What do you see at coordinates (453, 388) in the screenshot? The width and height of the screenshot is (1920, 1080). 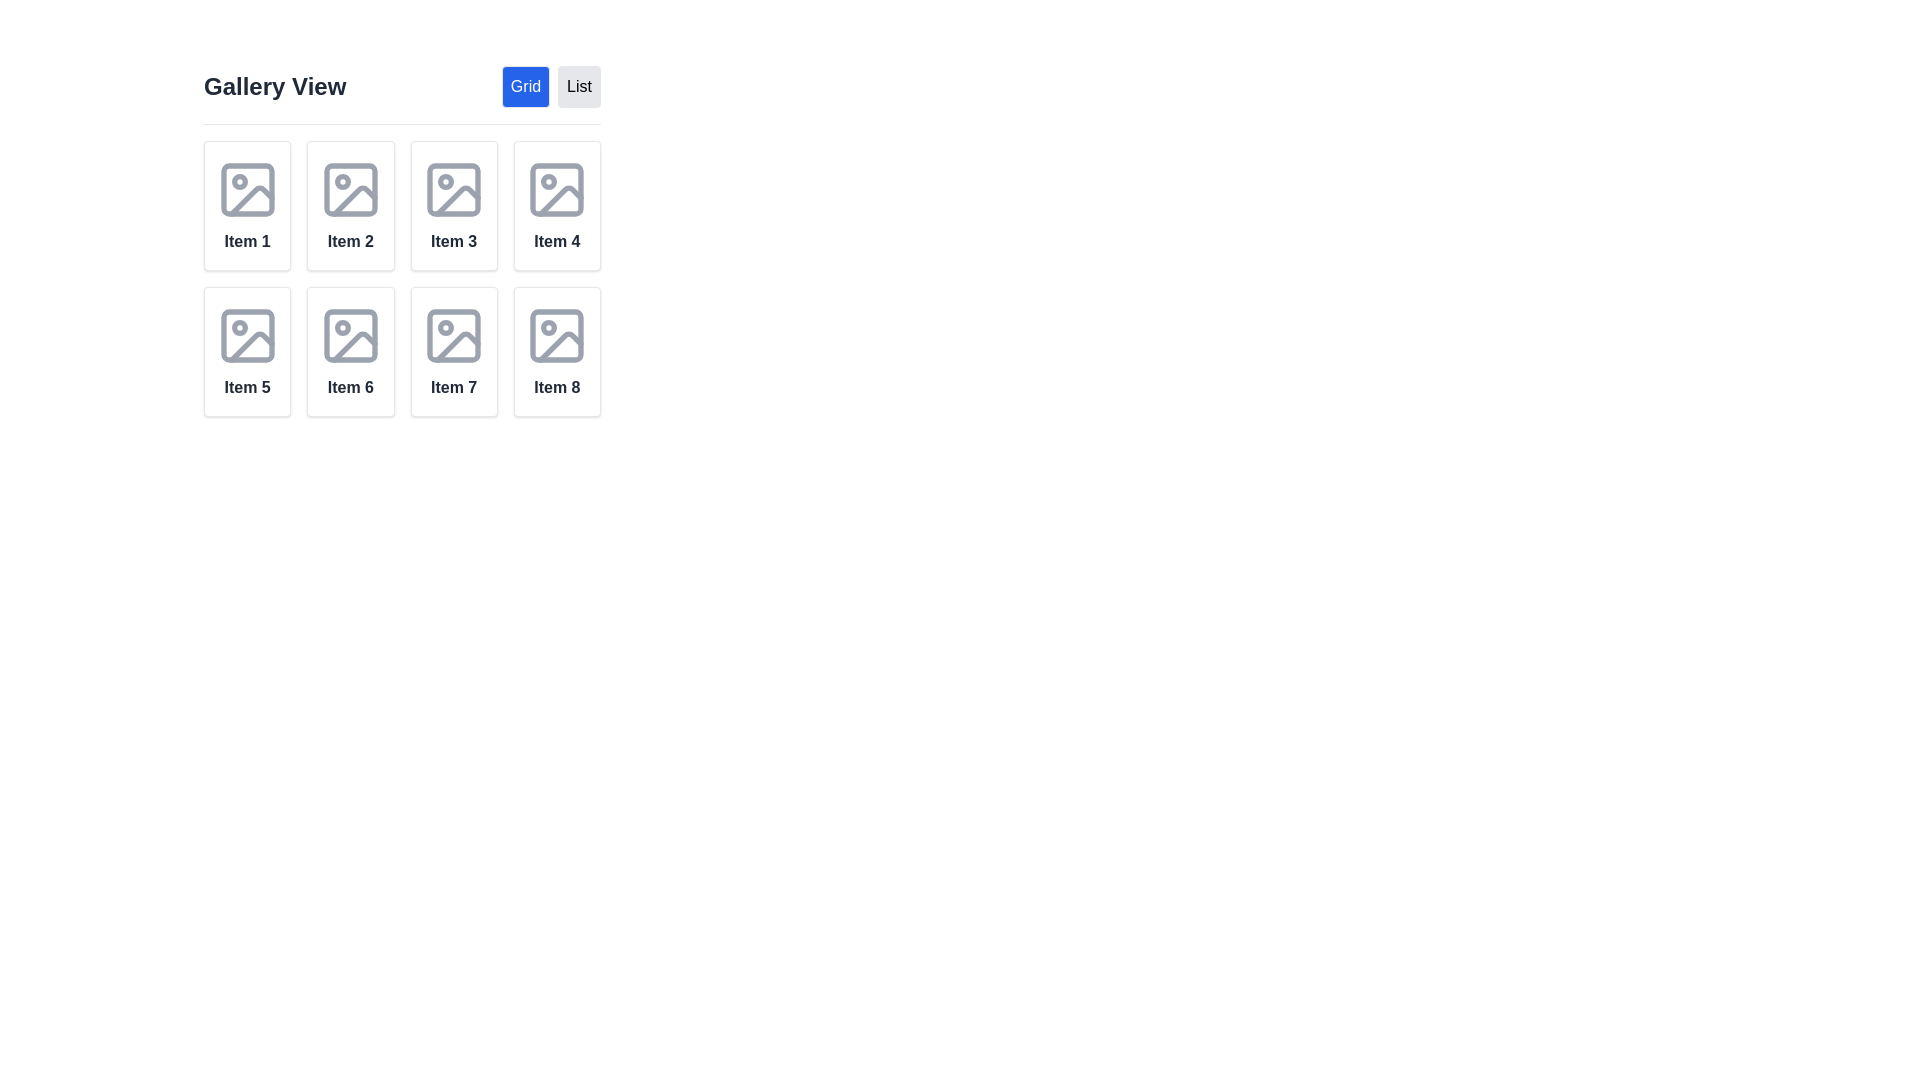 I see `the text label displaying 'Item 7' located in the seventh cell of the grid under the 'Gallery View' display` at bounding box center [453, 388].